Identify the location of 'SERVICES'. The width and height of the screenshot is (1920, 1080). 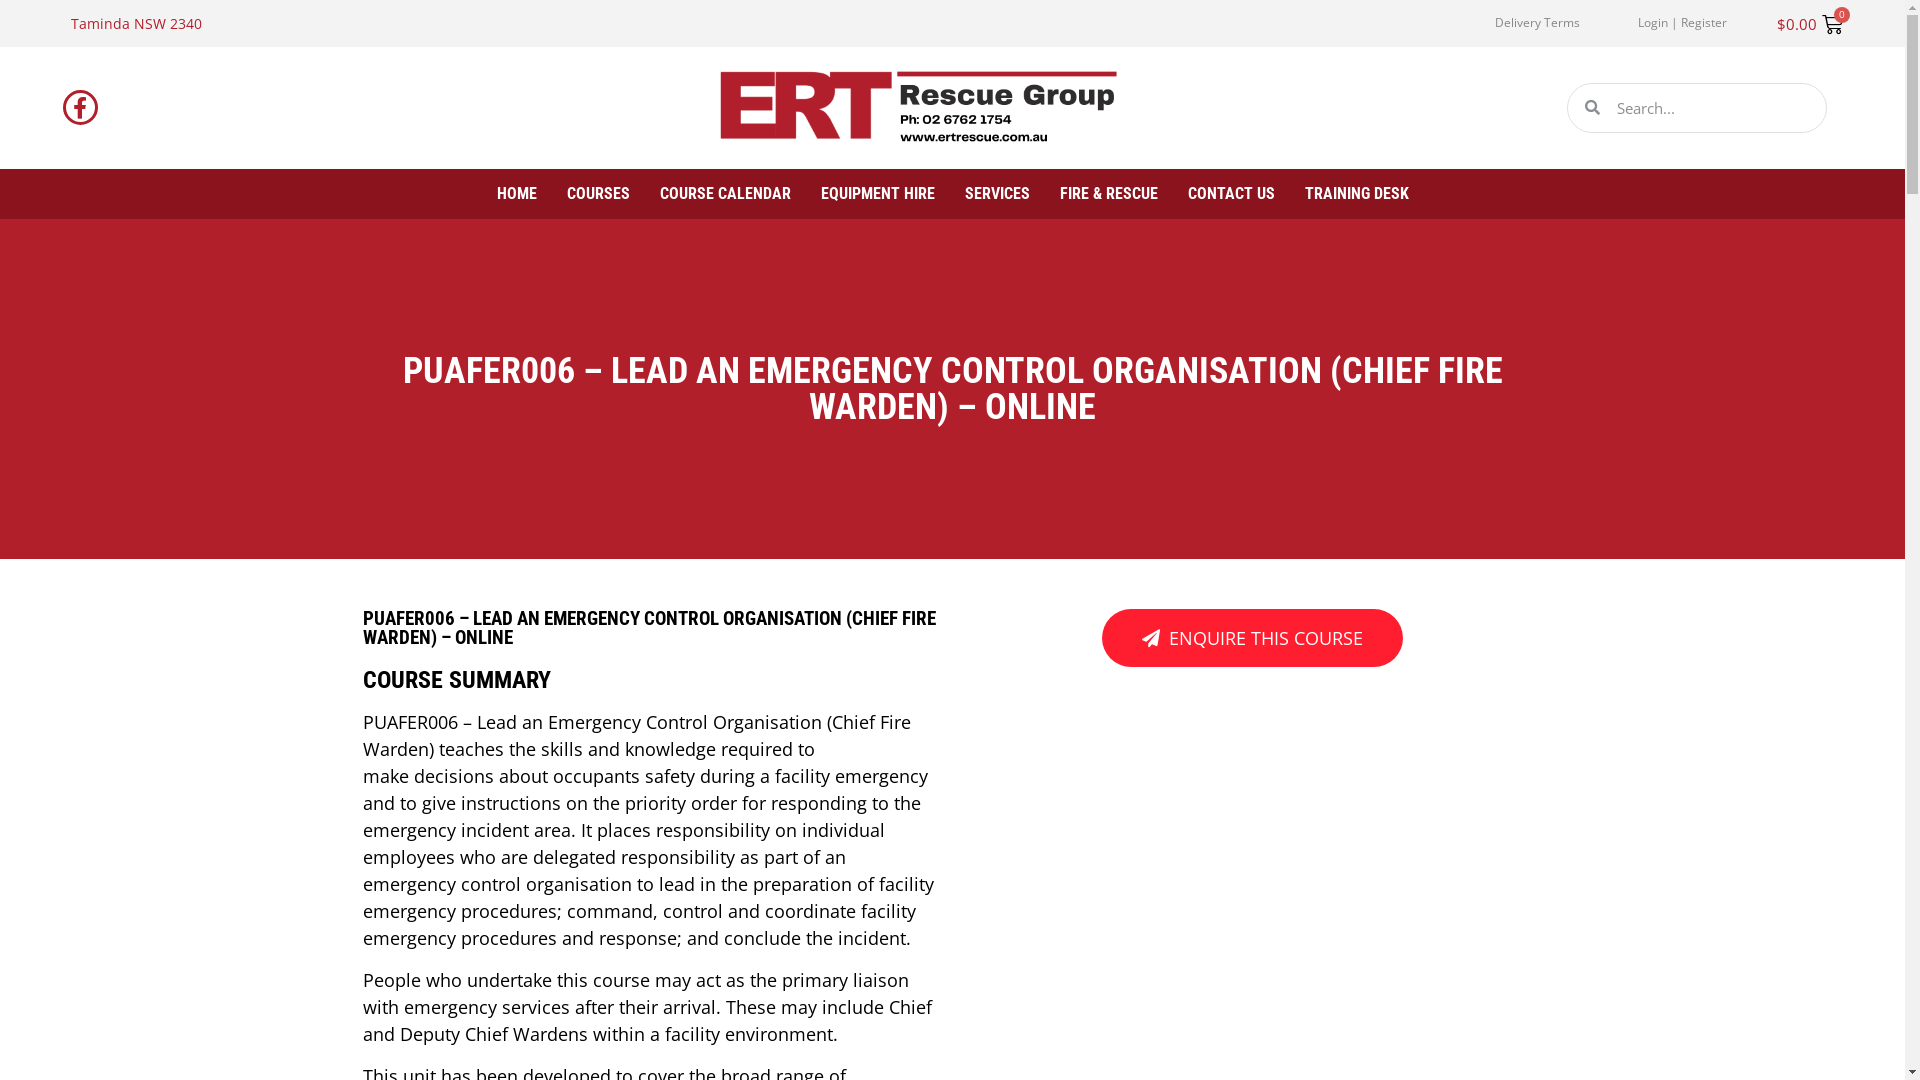
(996, 193).